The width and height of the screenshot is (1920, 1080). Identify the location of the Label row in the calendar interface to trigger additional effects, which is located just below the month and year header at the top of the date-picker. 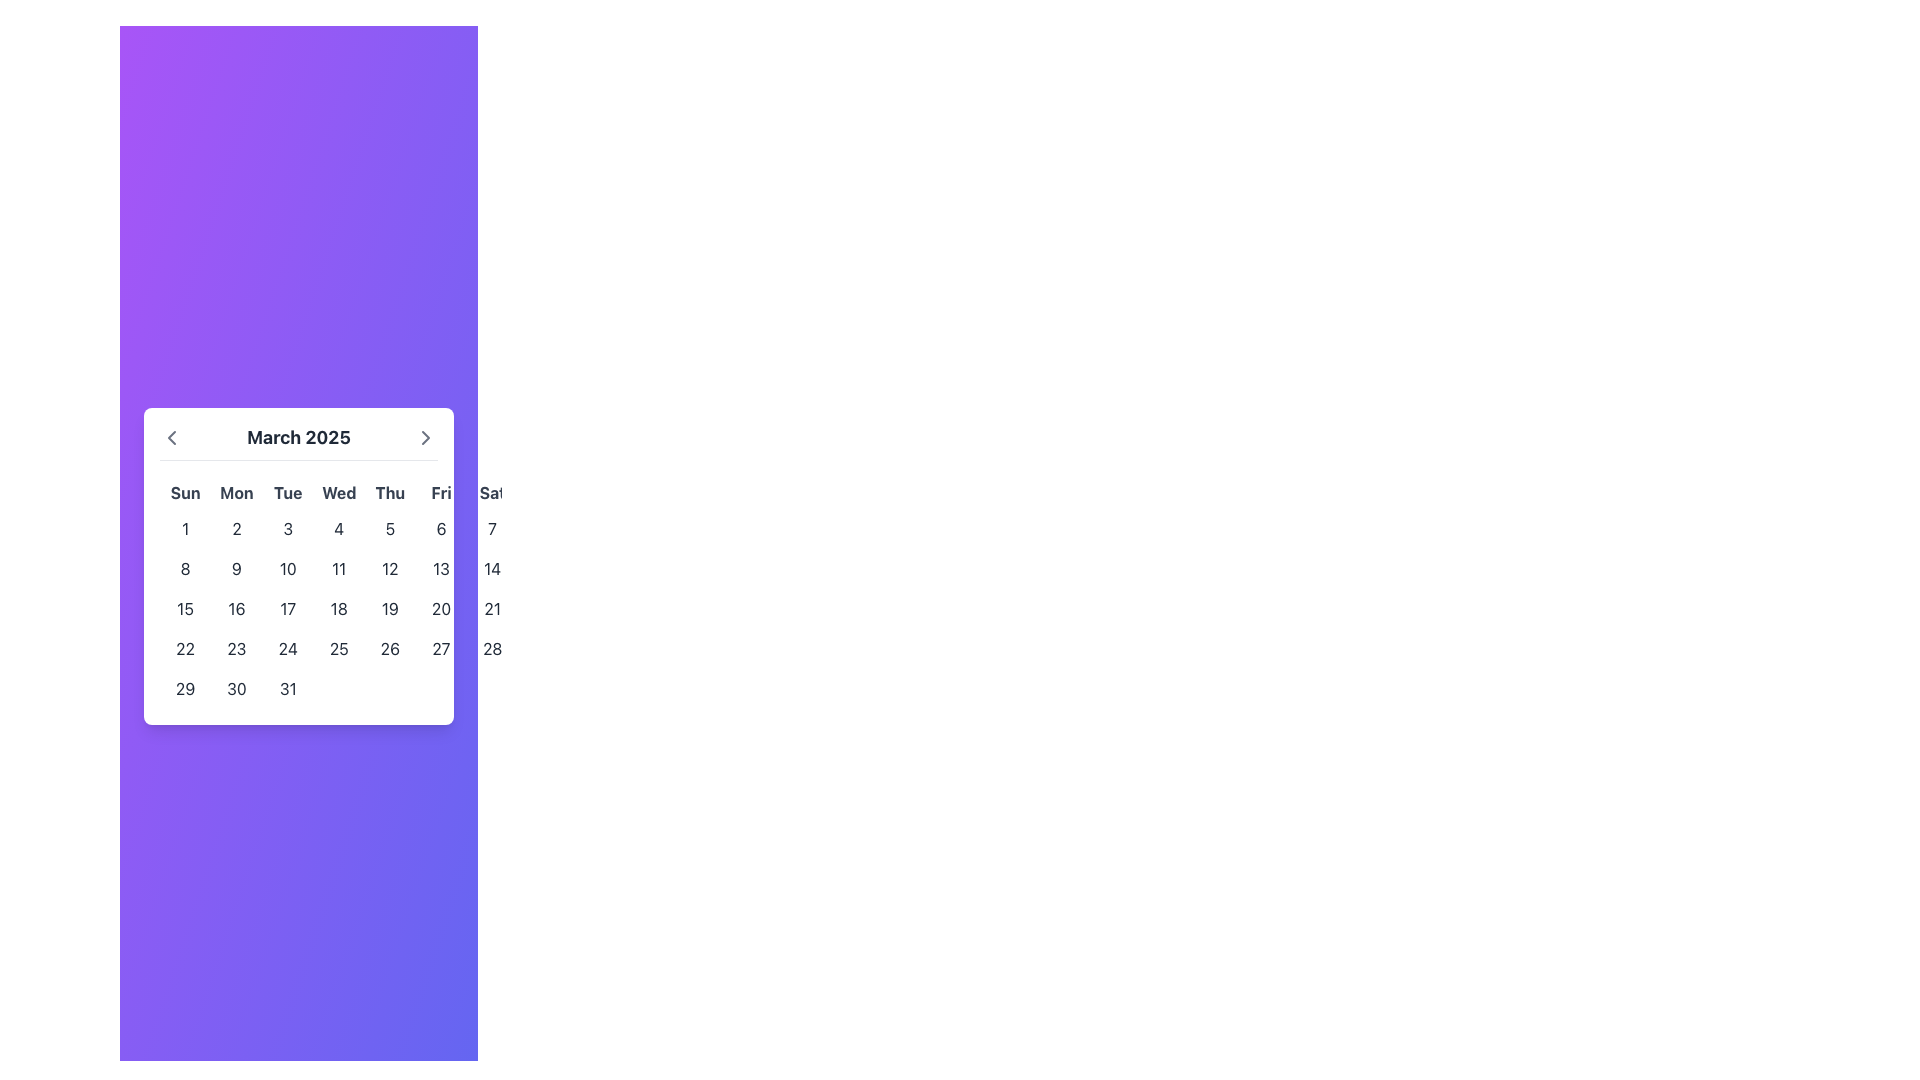
(339, 492).